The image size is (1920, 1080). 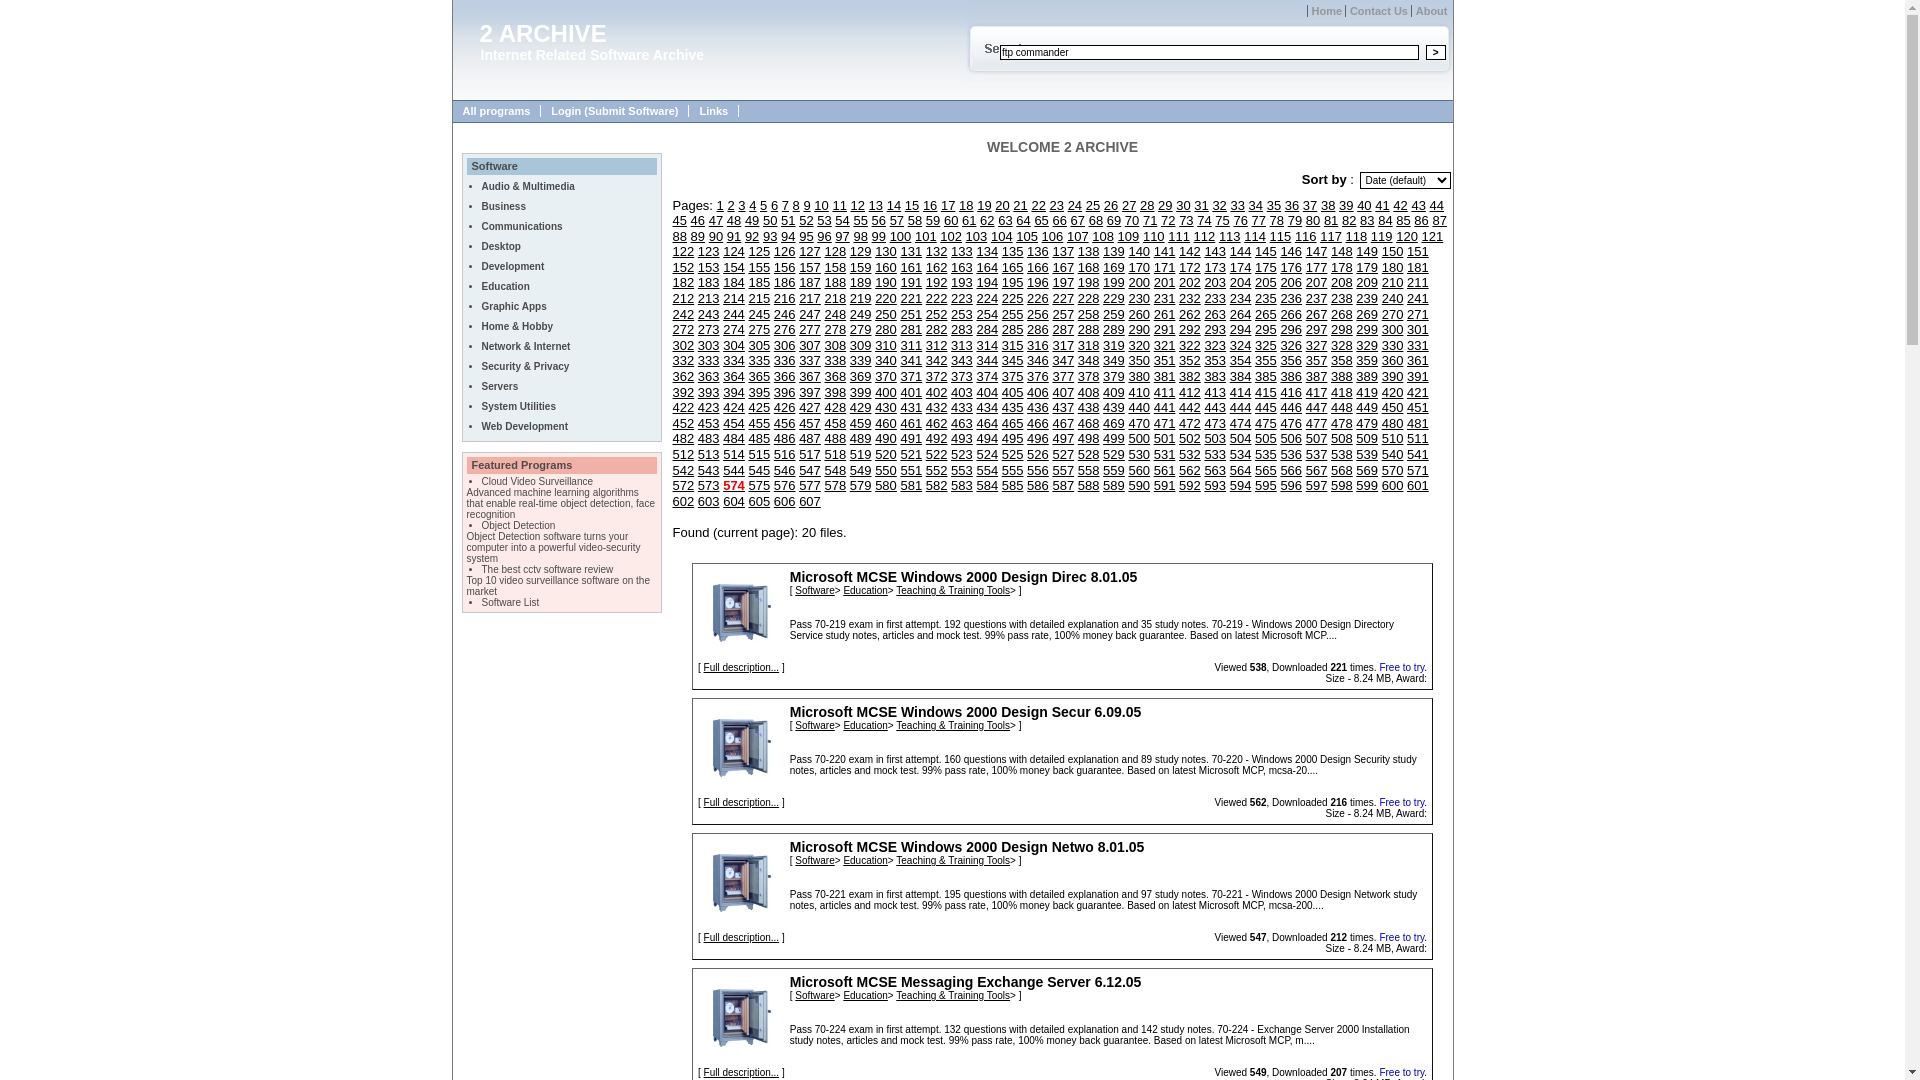 What do you see at coordinates (961, 422) in the screenshot?
I see `'463'` at bounding box center [961, 422].